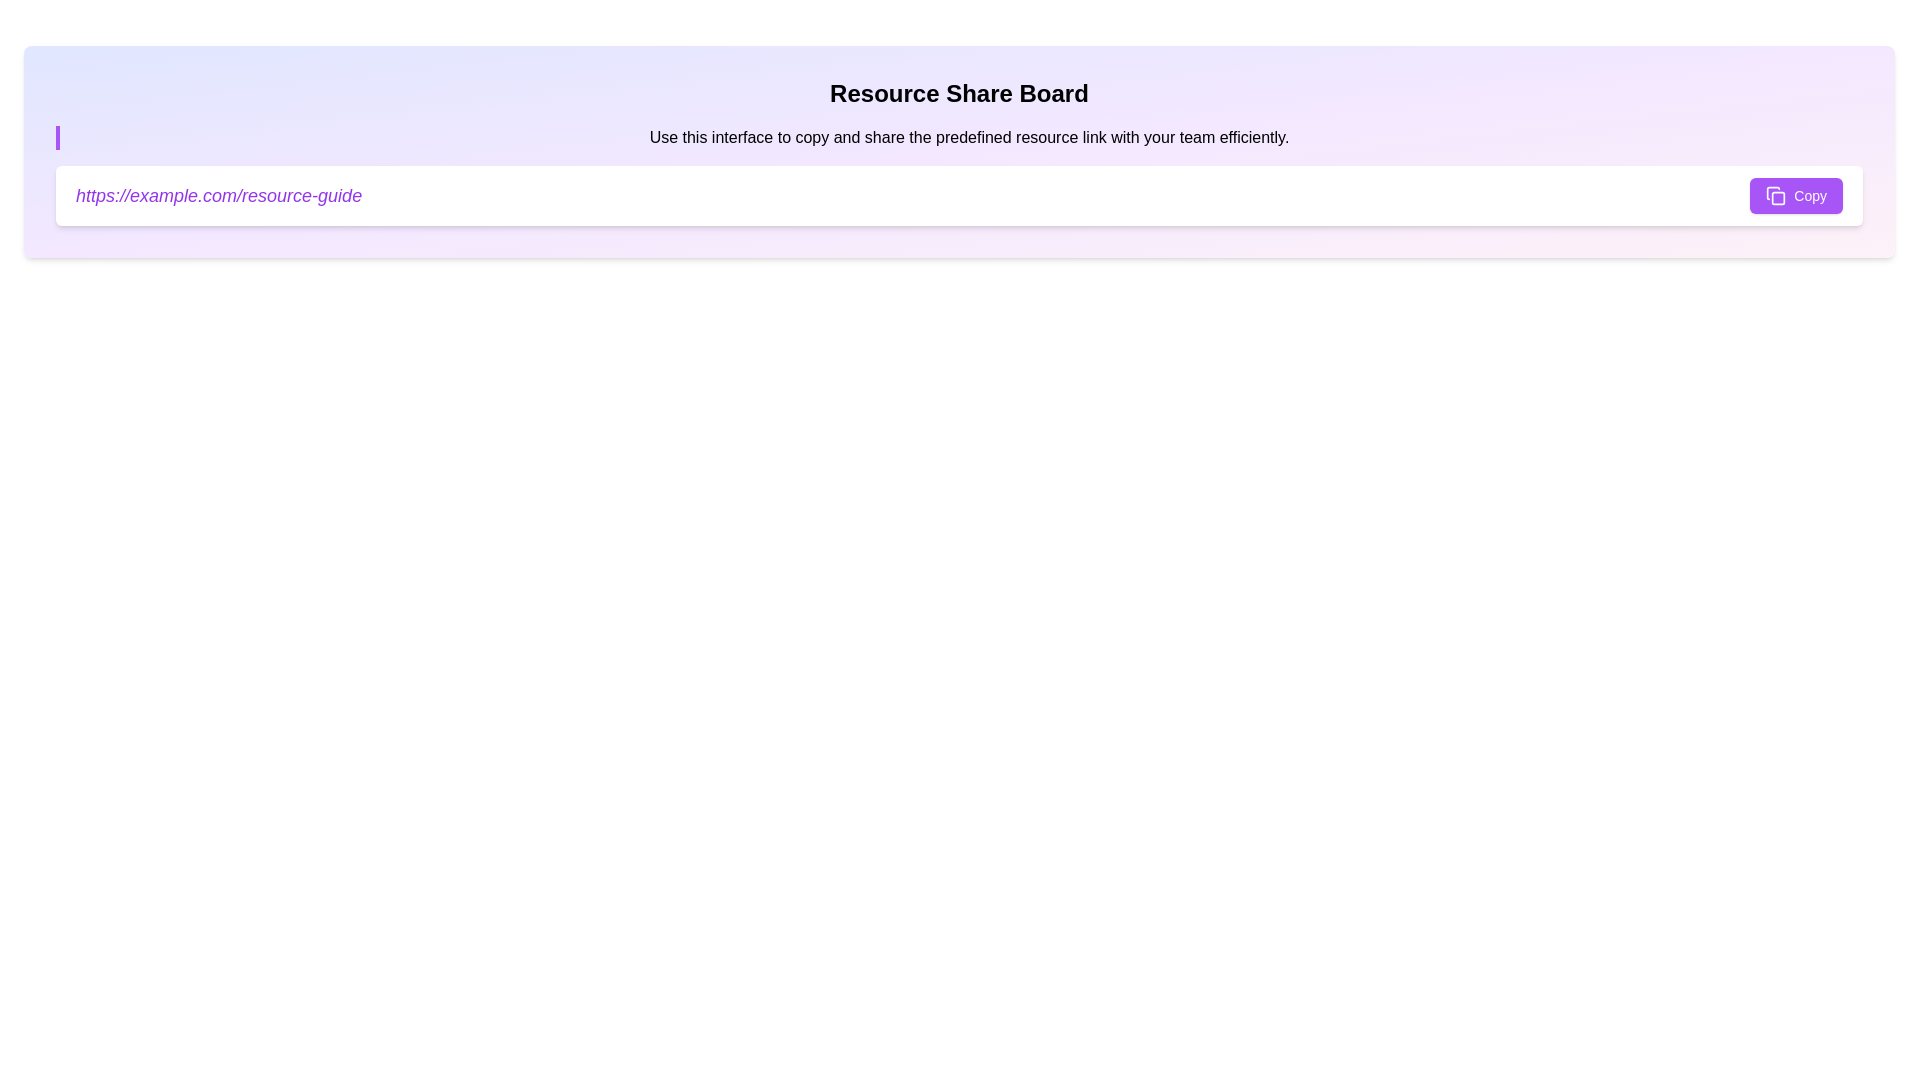  What do you see at coordinates (958, 93) in the screenshot?
I see `bold text 'Resource Share Board' which is prominently displayed at the top of a card-like section with a gradient background` at bounding box center [958, 93].